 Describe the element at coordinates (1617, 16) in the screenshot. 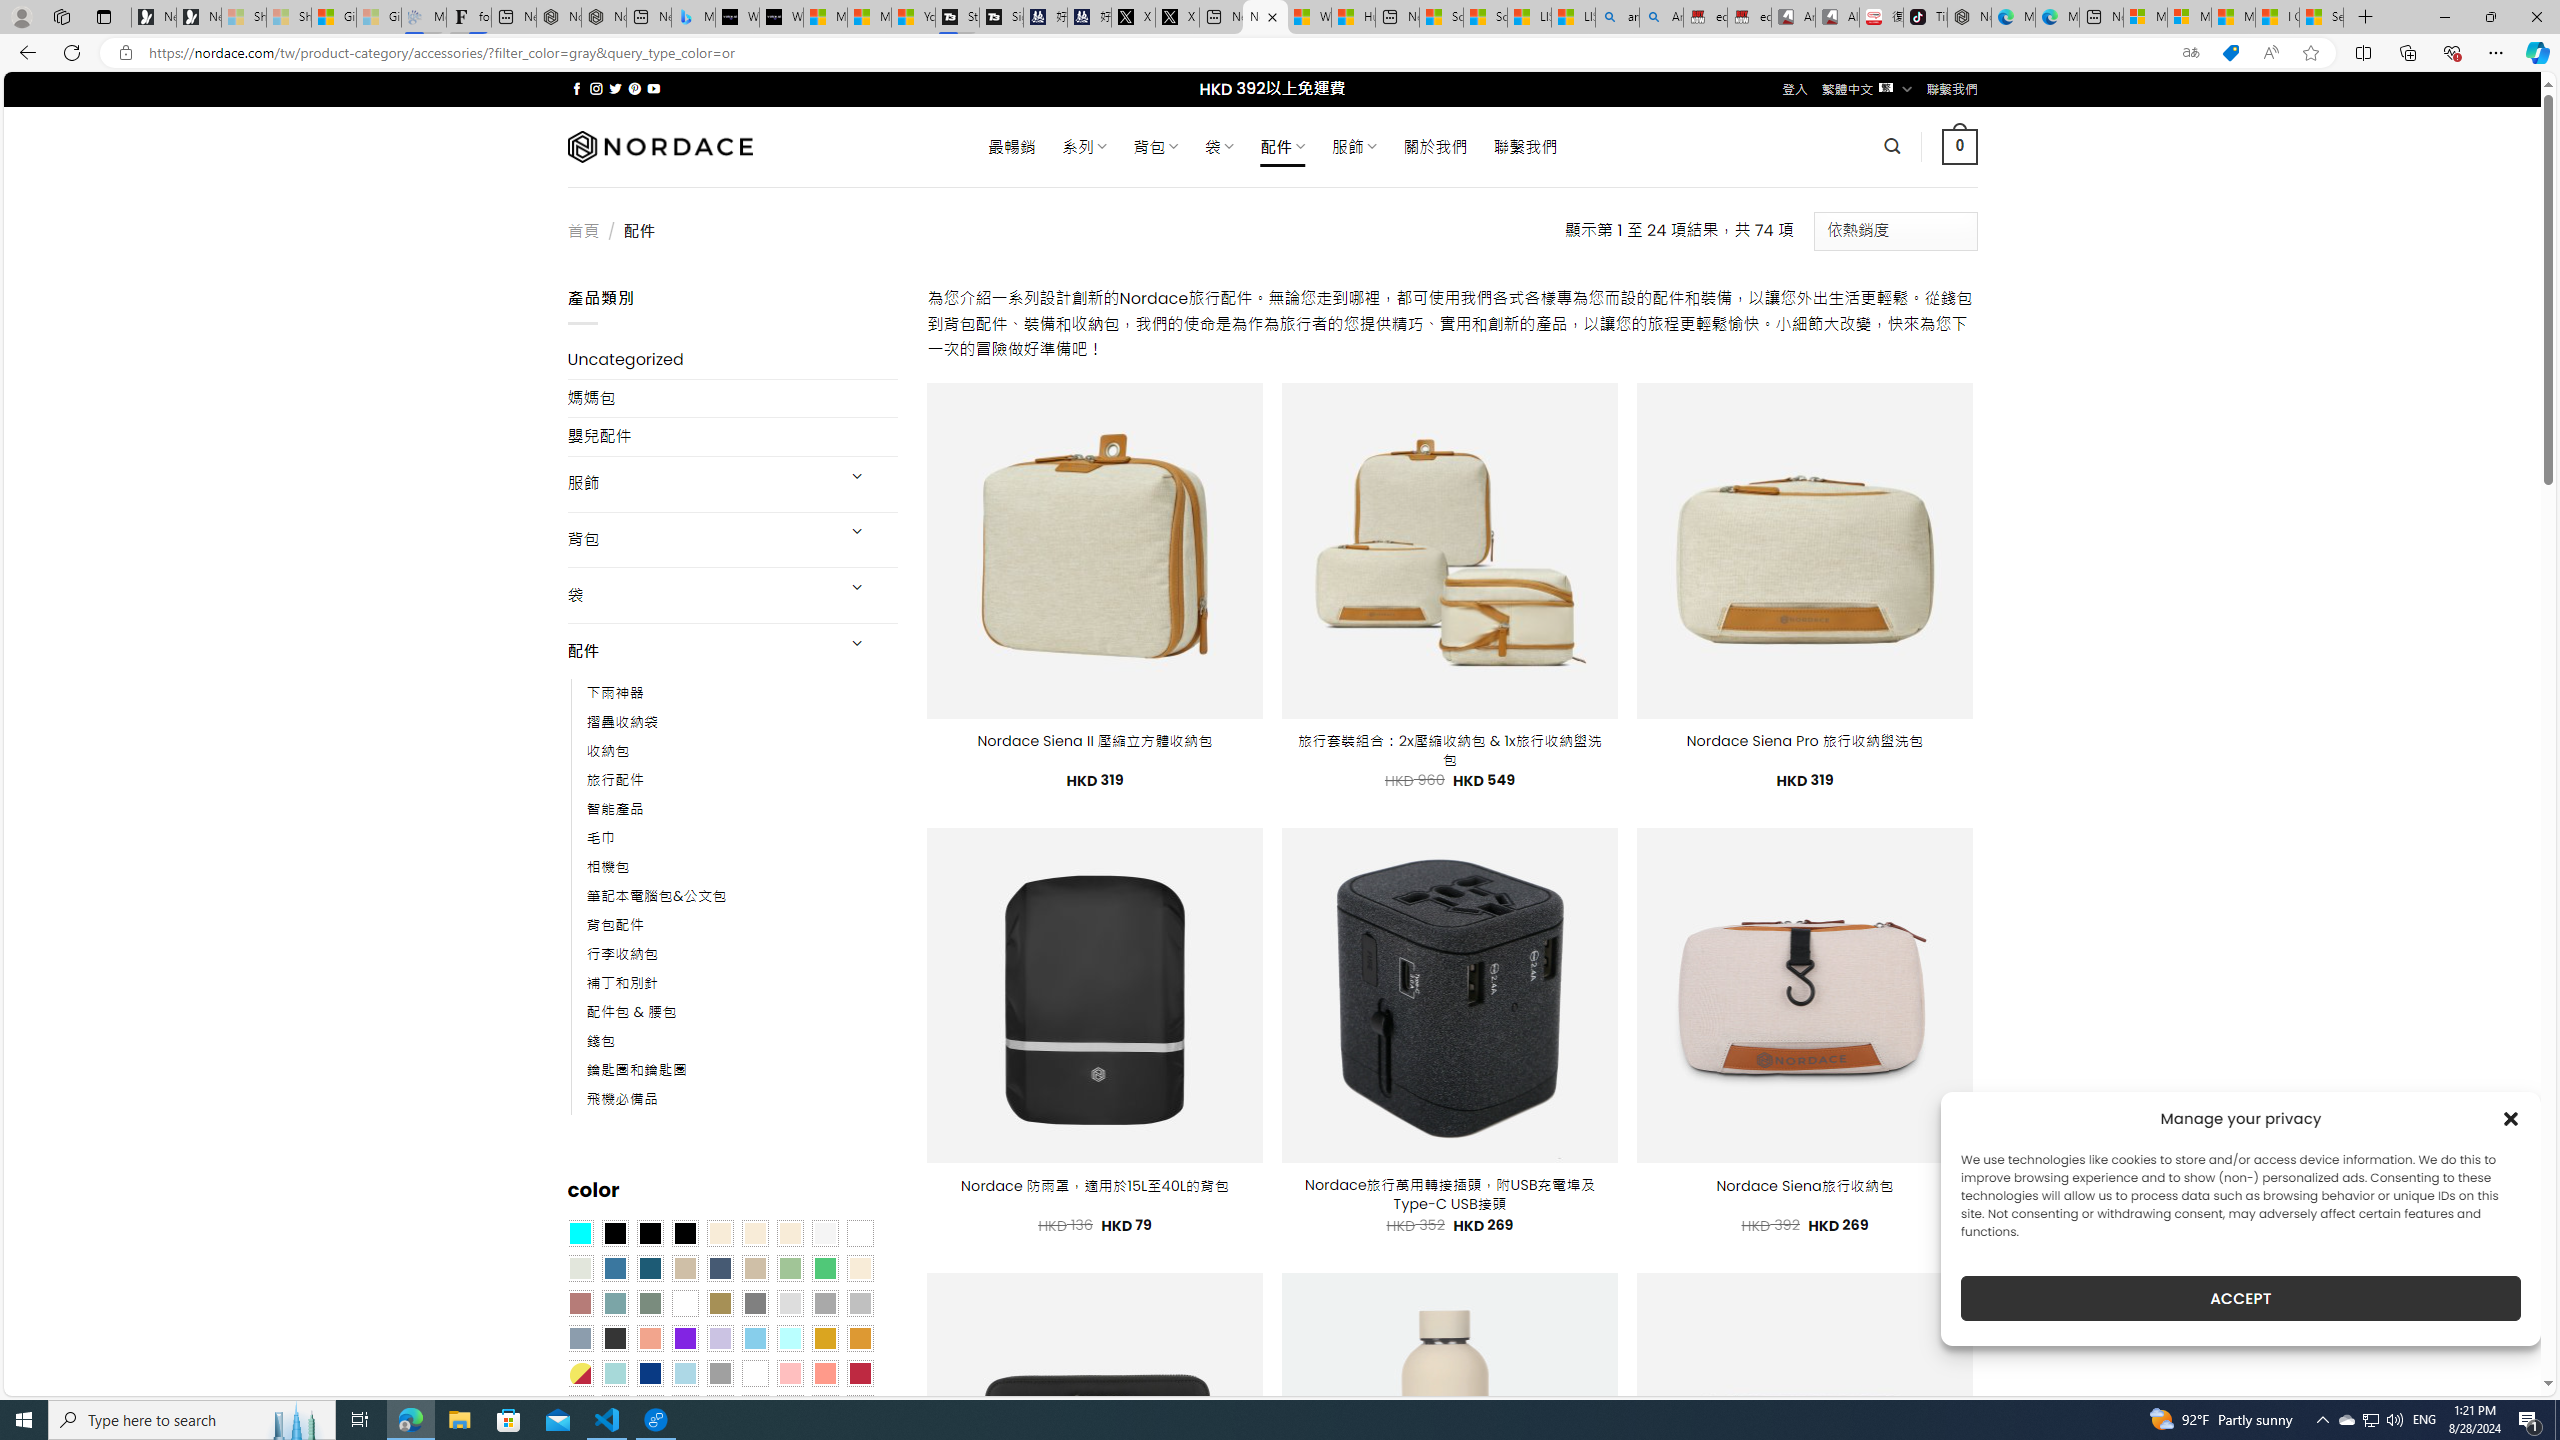

I see `'amazon - Search'` at that location.